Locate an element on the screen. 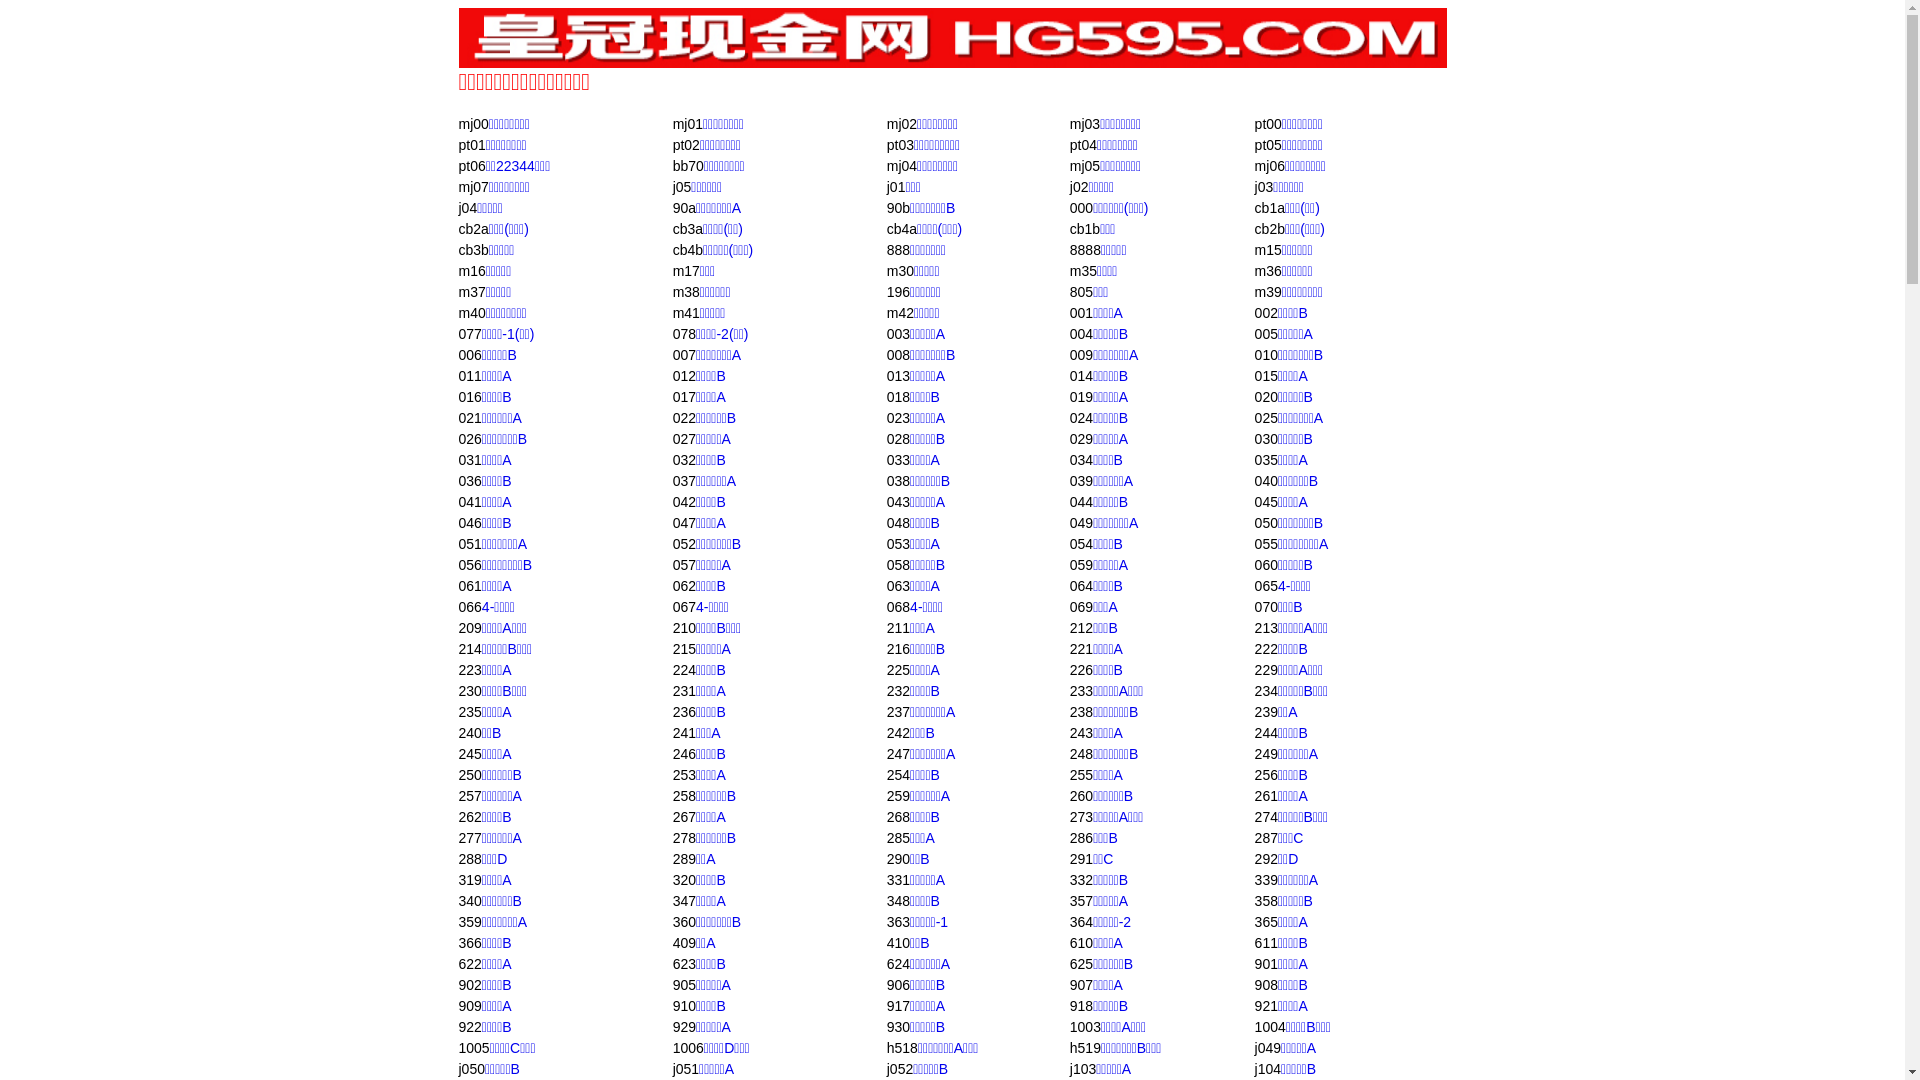 This screenshot has height=1080, width=1920. '290' is located at coordinates (886, 858).